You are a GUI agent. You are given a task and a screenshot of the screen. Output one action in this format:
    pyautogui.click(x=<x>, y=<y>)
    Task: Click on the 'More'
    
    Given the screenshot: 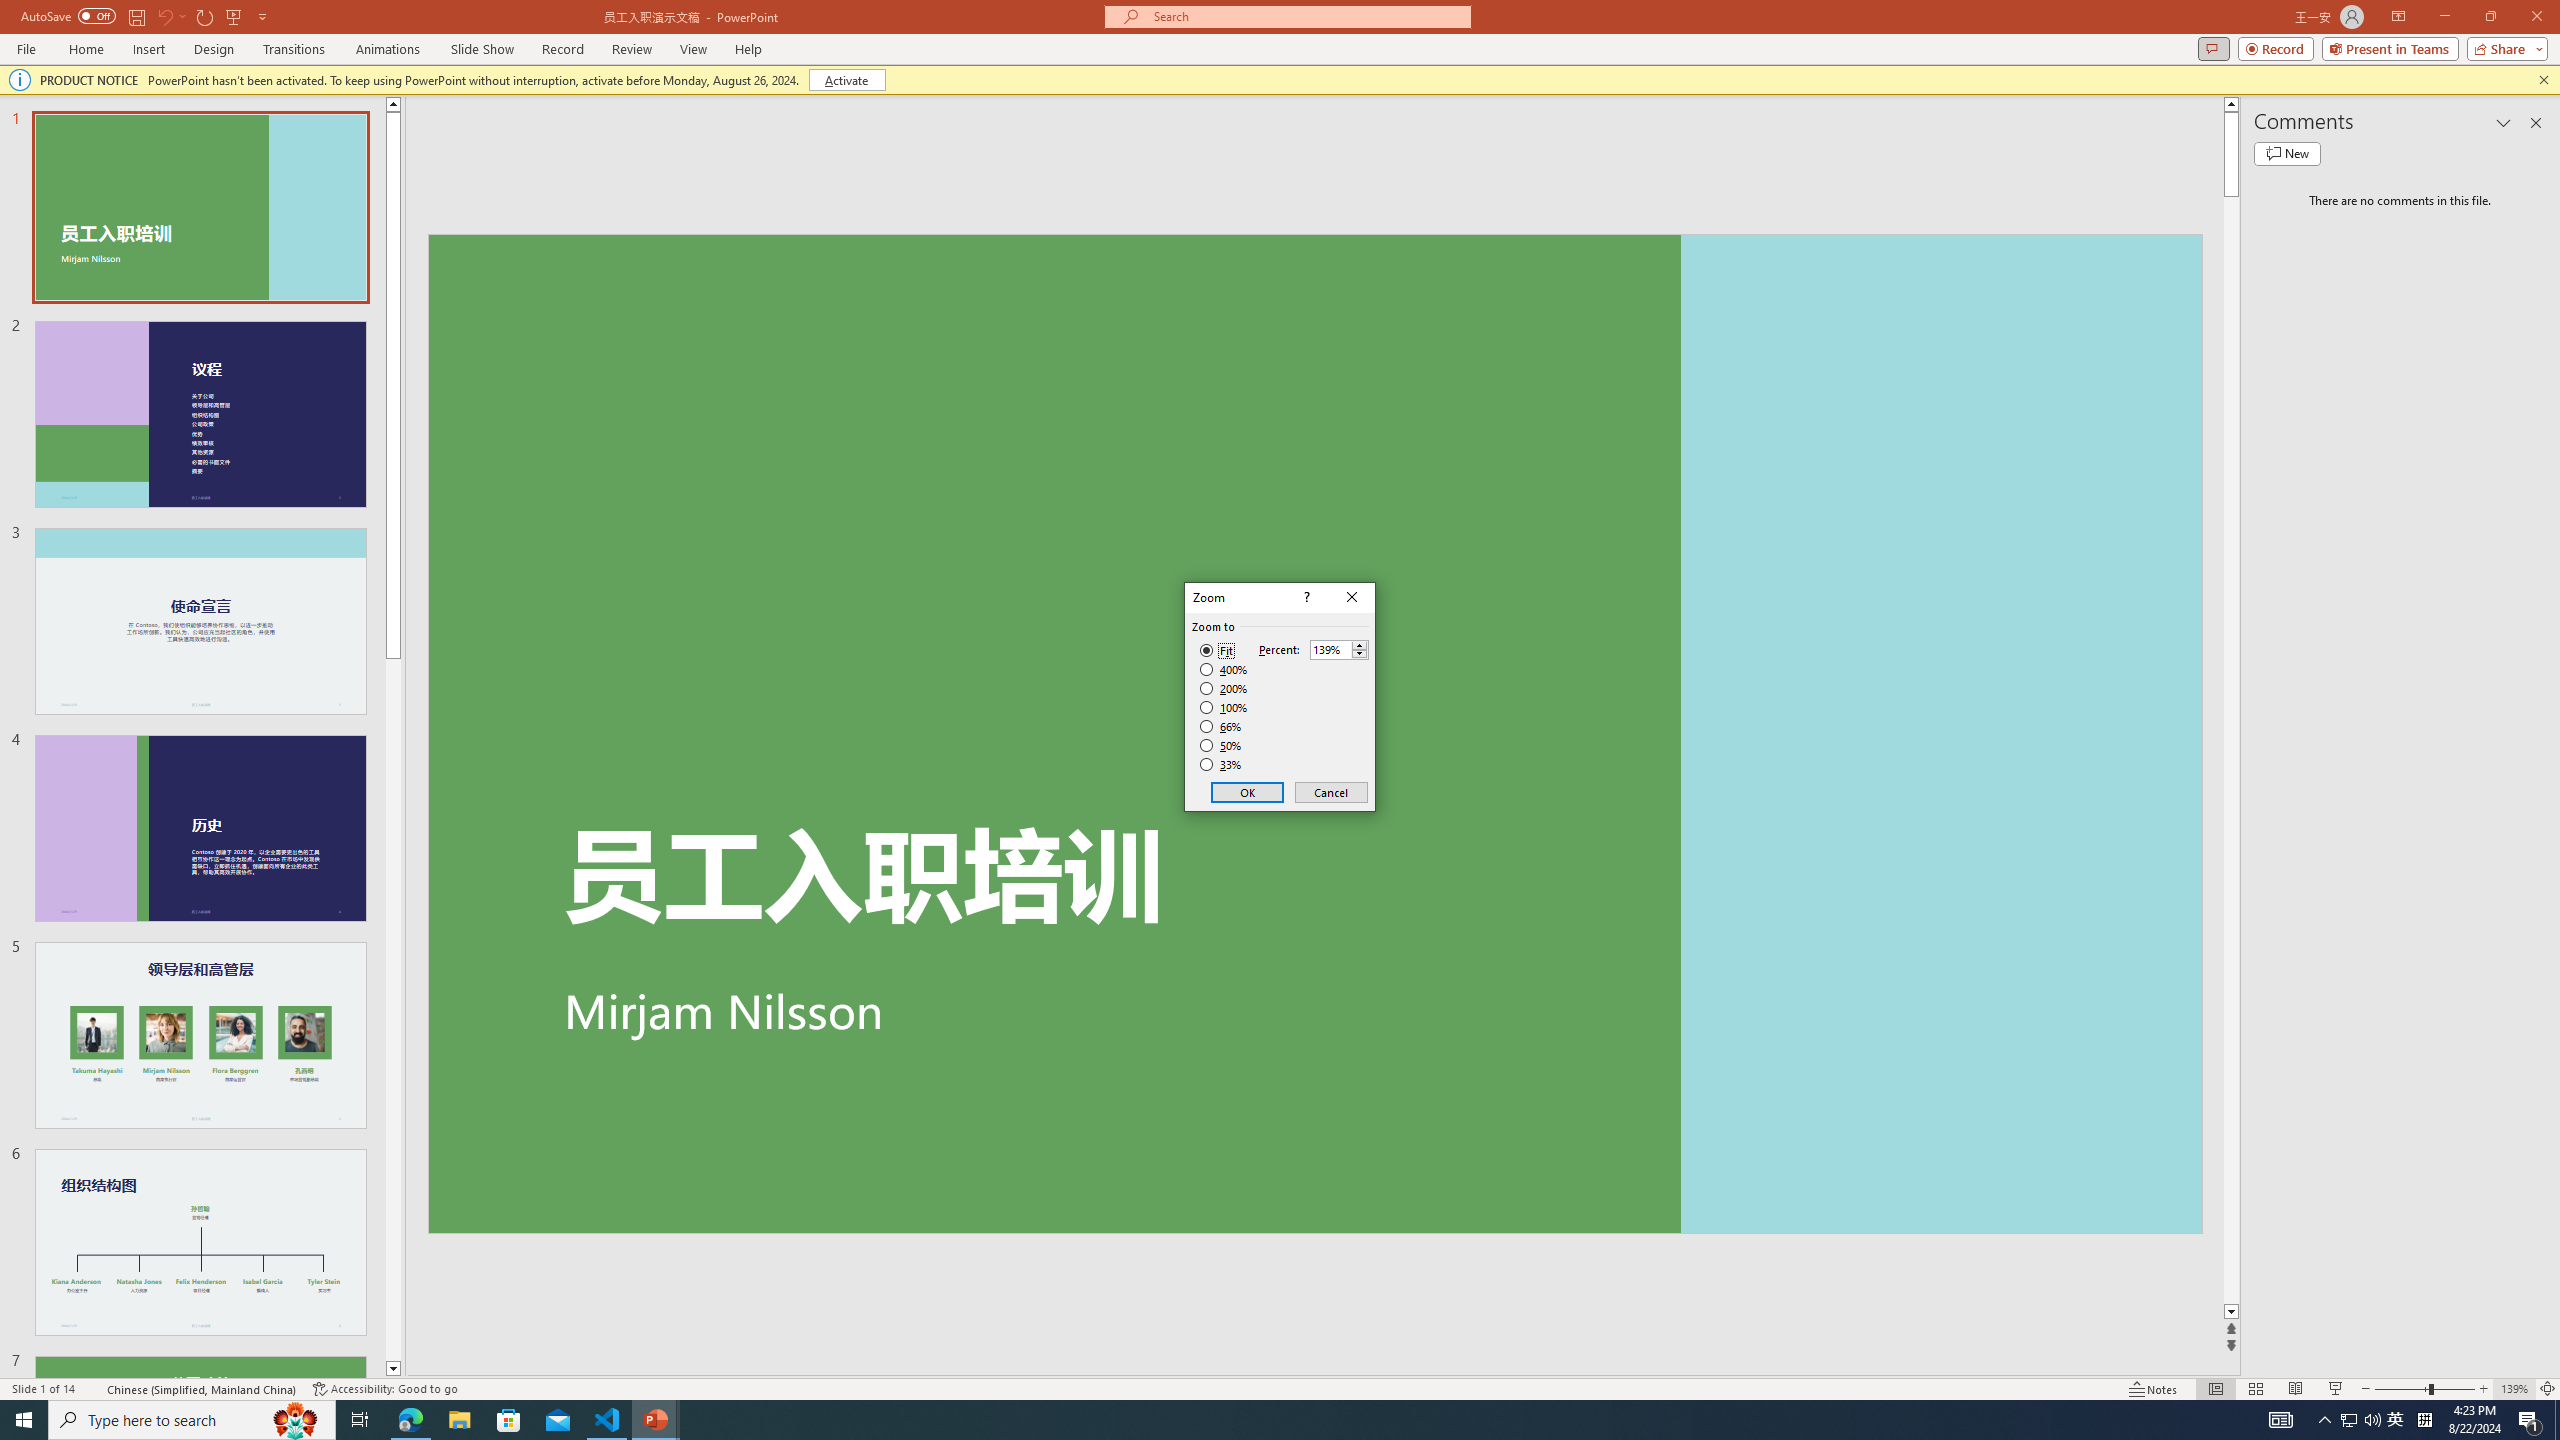 What is the action you would take?
    pyautogui.click(x=1358, y=644)
    